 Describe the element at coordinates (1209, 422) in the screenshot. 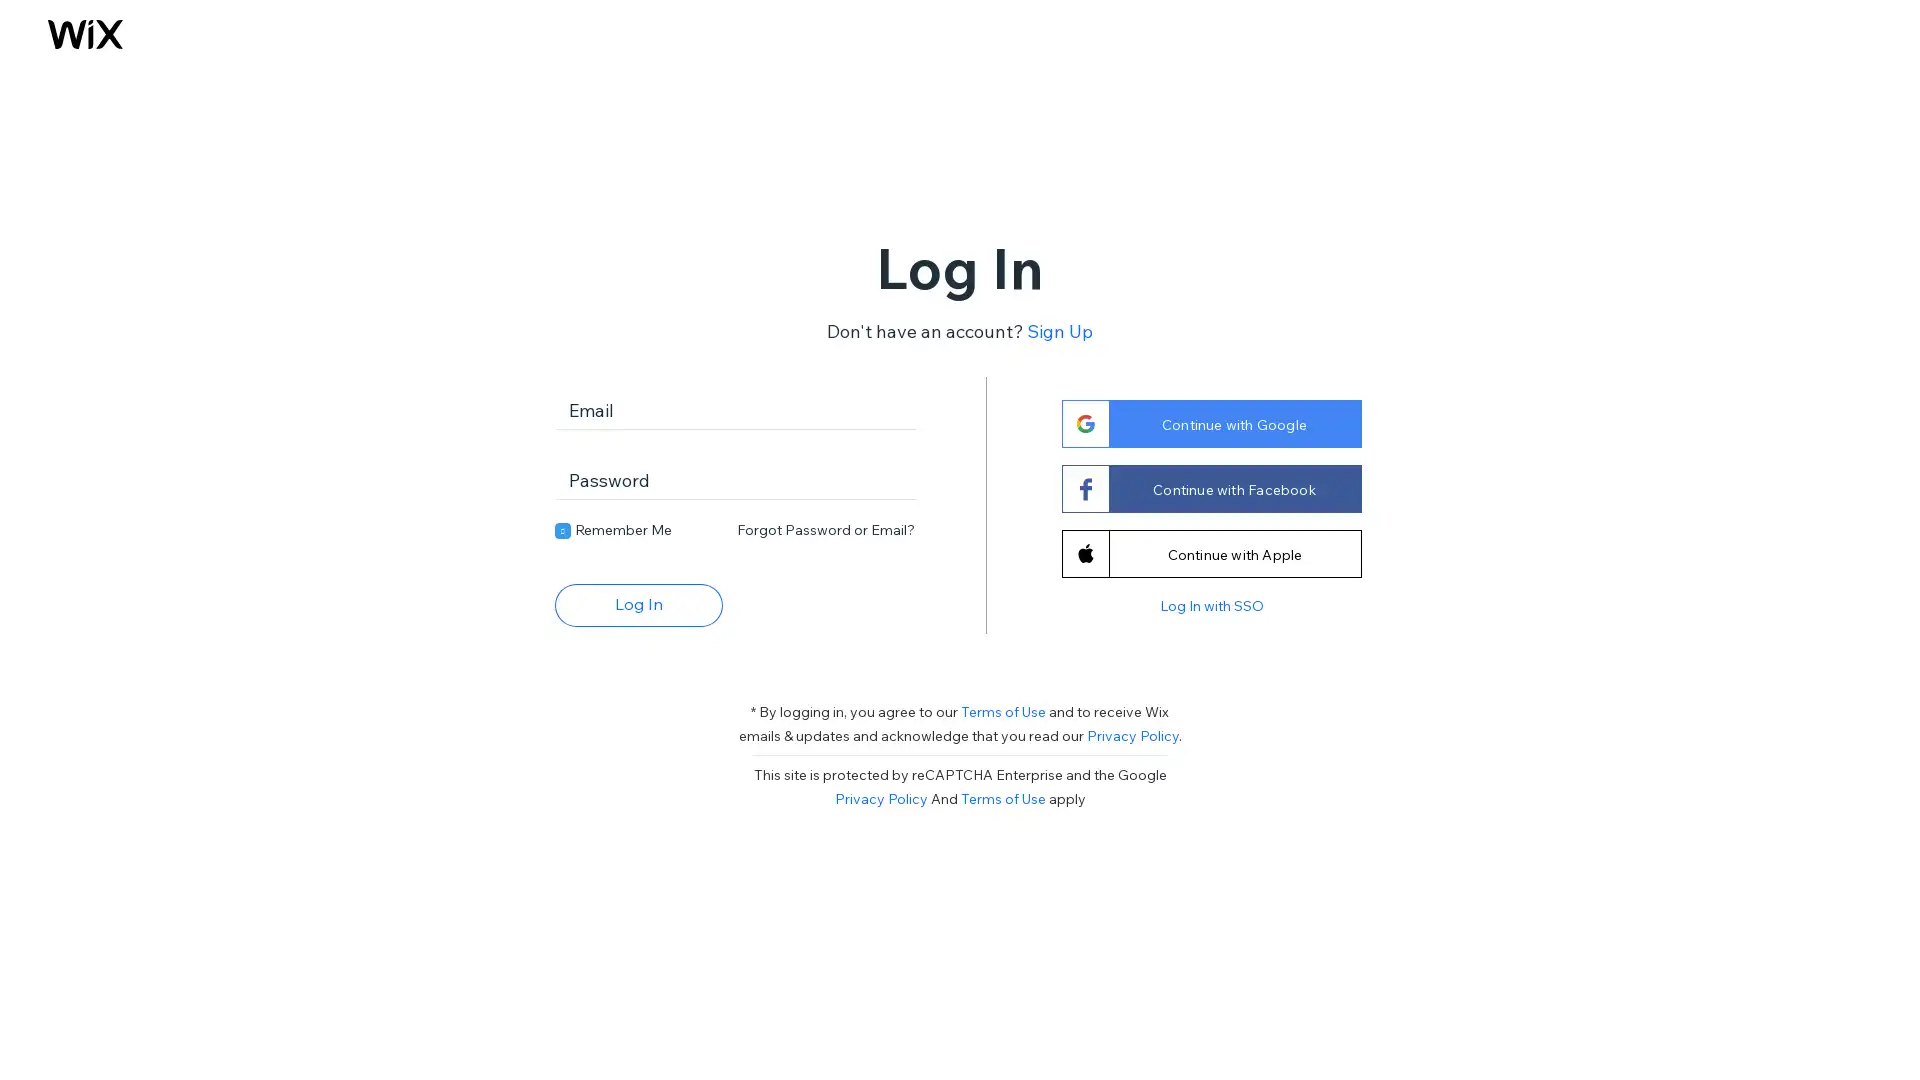

I see `Continue with Google` at that location.